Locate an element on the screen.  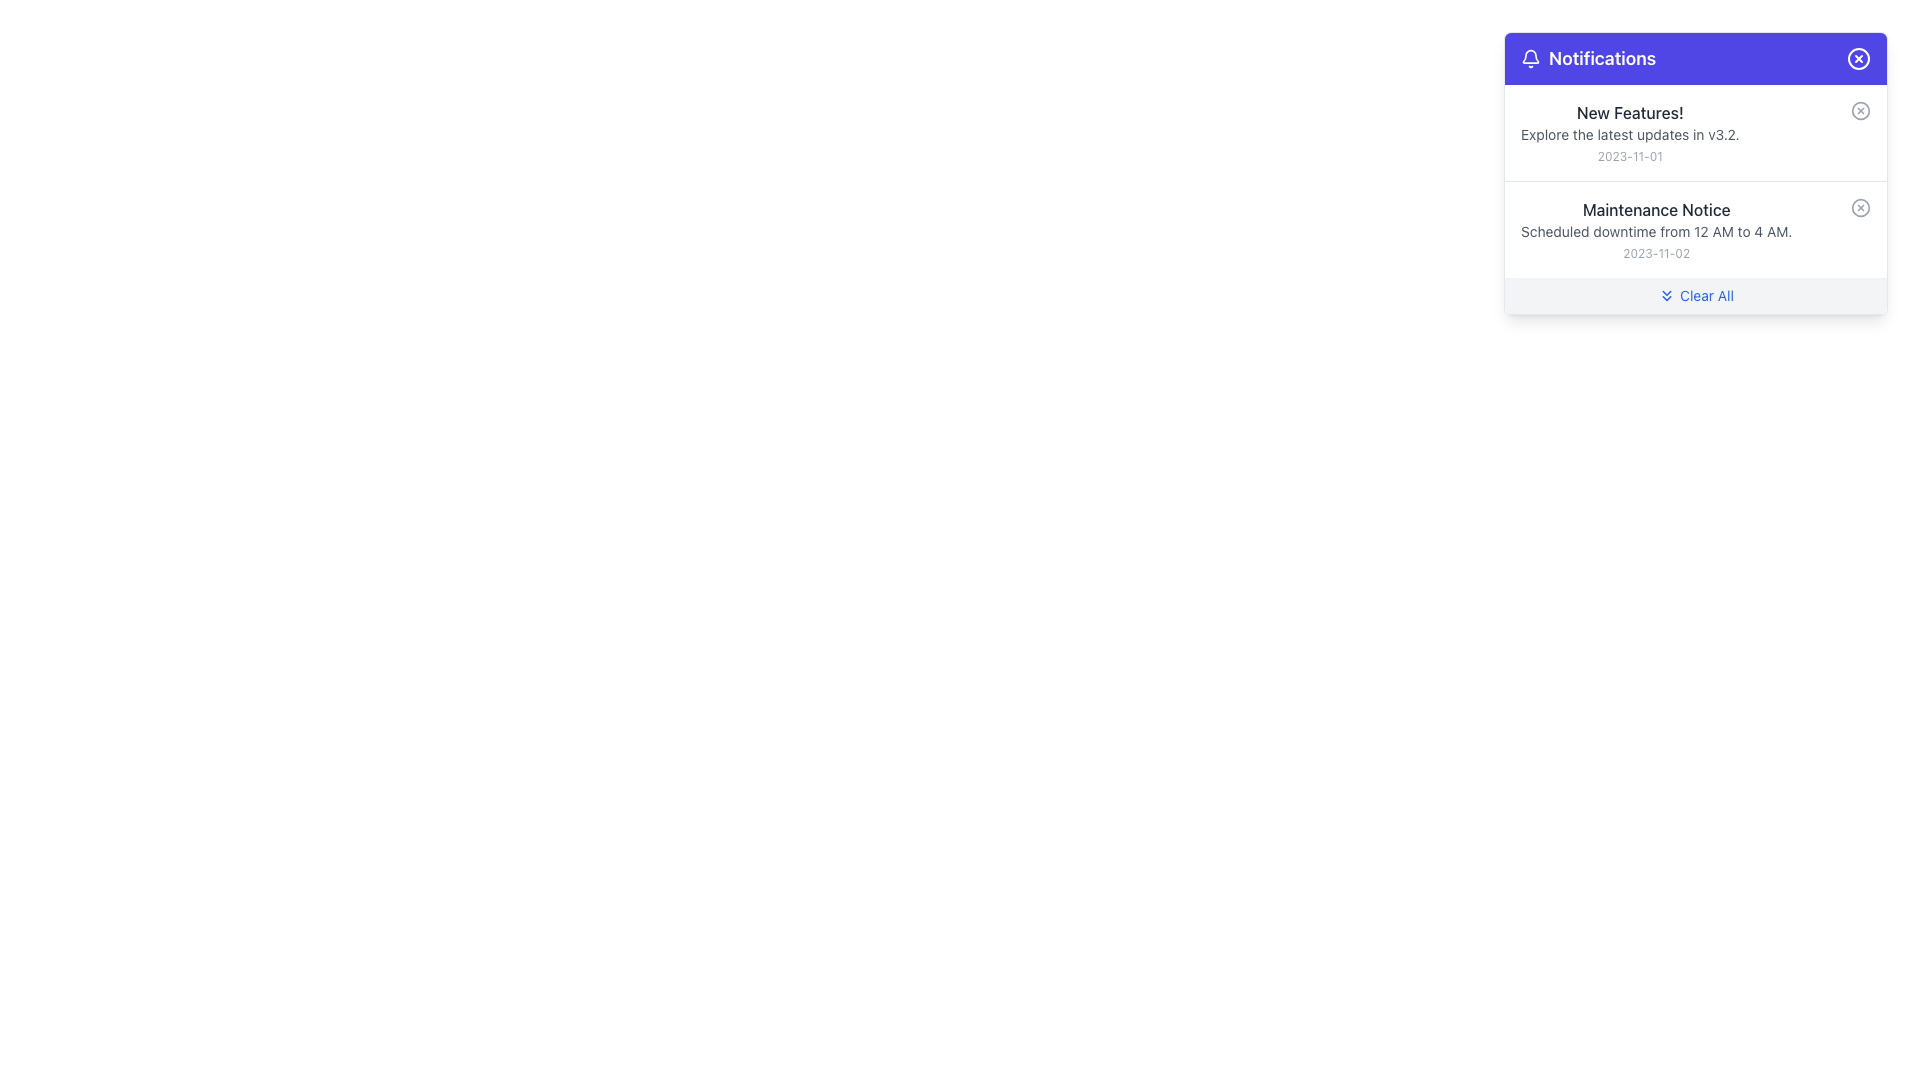
the bell-shaped icon component located at the top-right of the notification panel is located at coordinates (1530, 55).